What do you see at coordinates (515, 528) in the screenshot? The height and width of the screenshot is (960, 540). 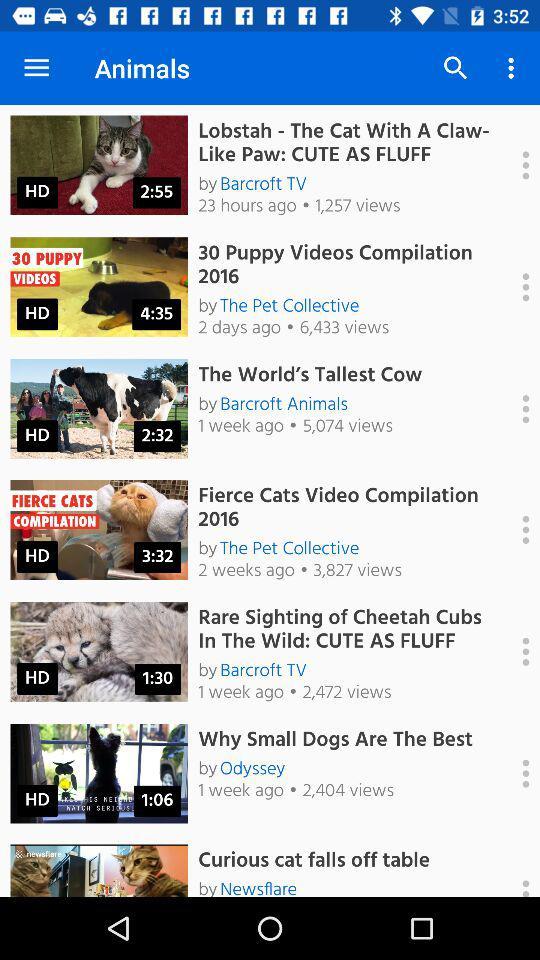 I see `more information about video` at bounding box center [515, 528].